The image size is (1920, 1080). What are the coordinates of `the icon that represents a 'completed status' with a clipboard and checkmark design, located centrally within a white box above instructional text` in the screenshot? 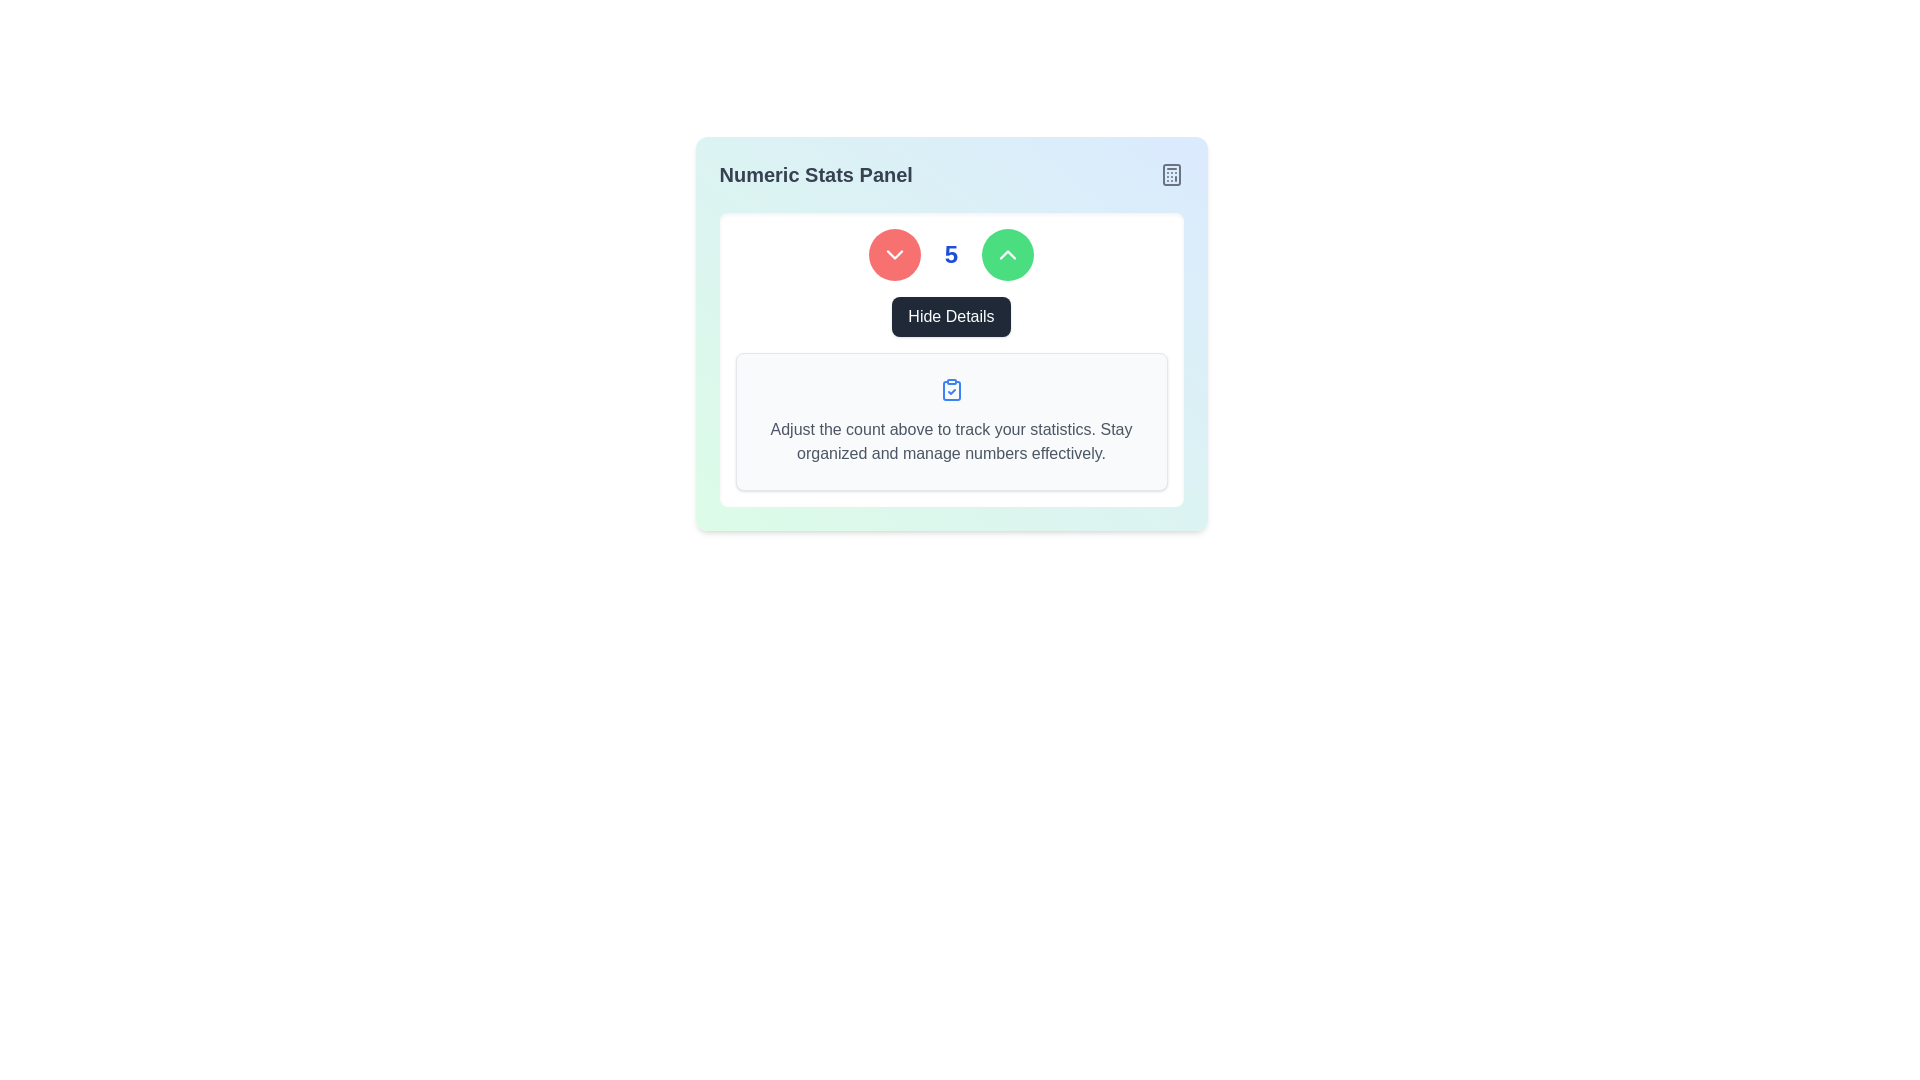 It's located at (950, 389).